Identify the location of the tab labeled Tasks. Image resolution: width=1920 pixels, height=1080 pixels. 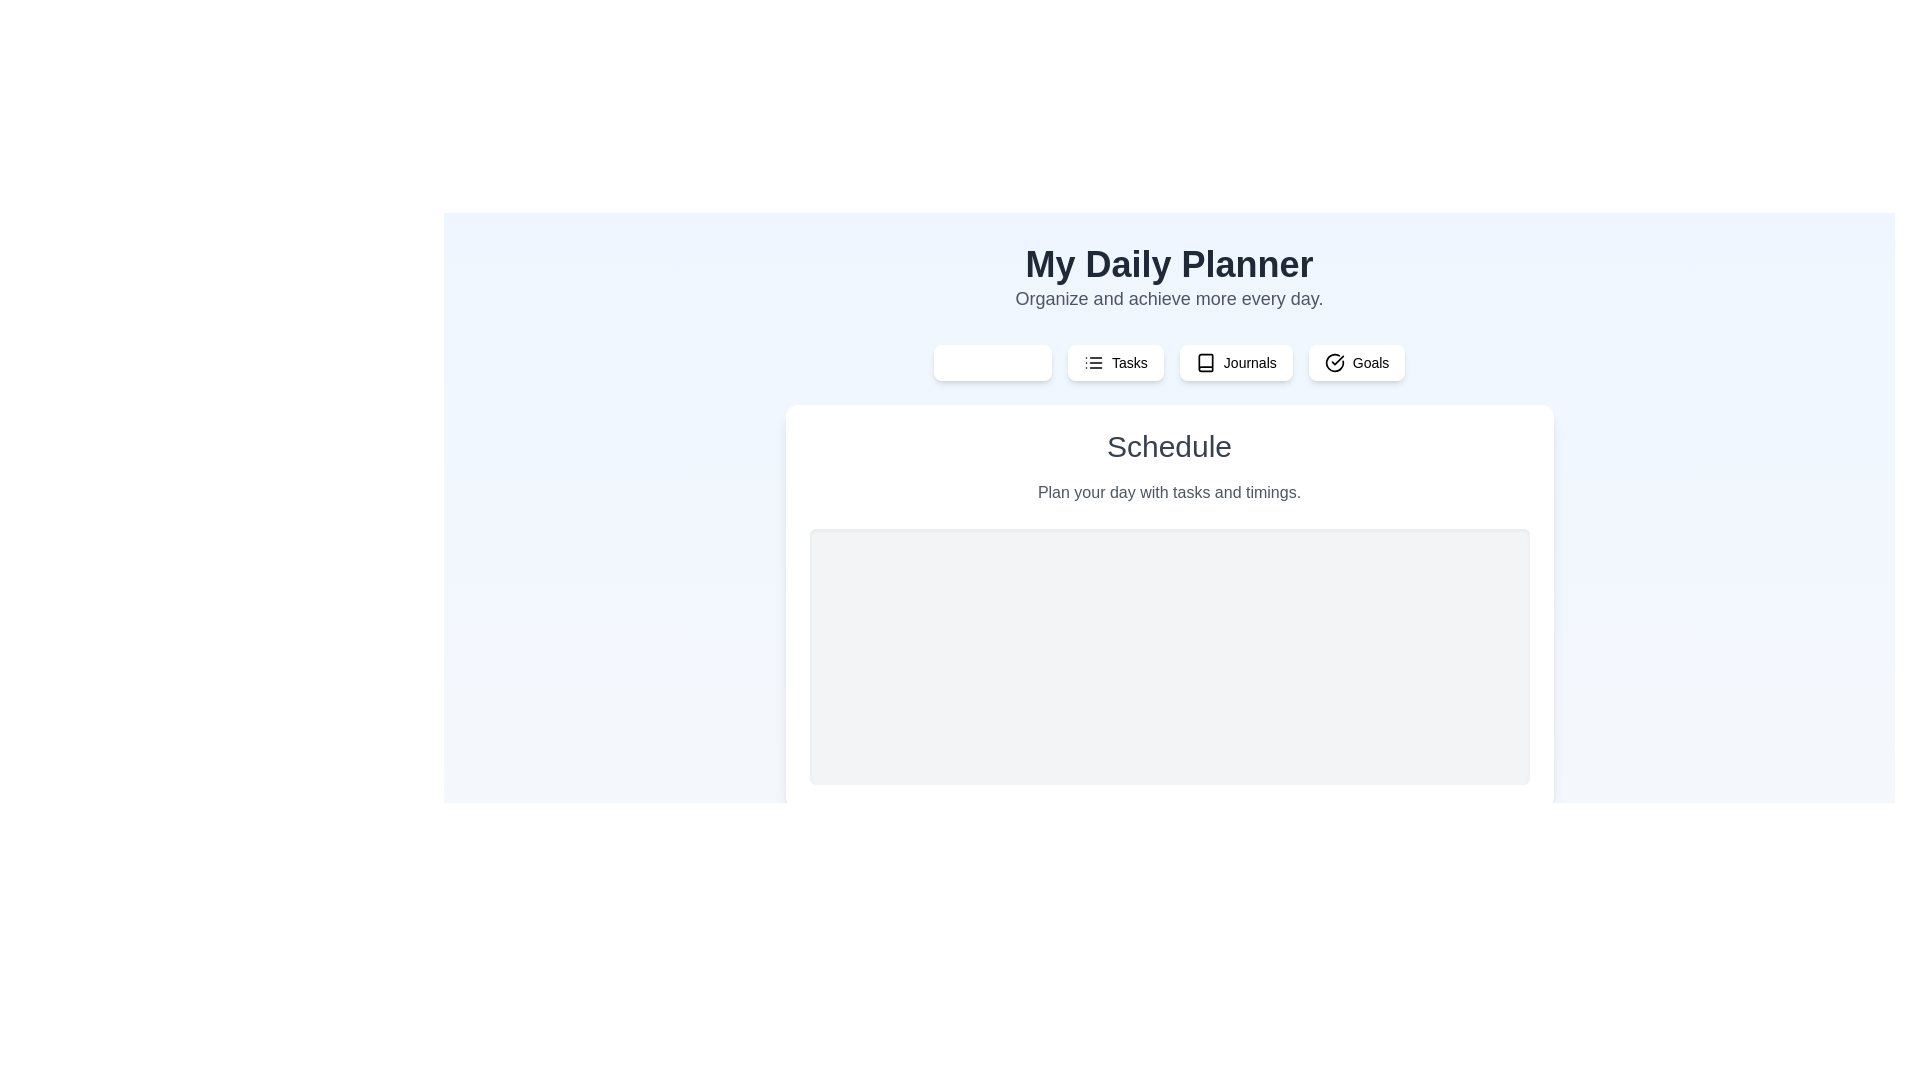
(1114, 362).